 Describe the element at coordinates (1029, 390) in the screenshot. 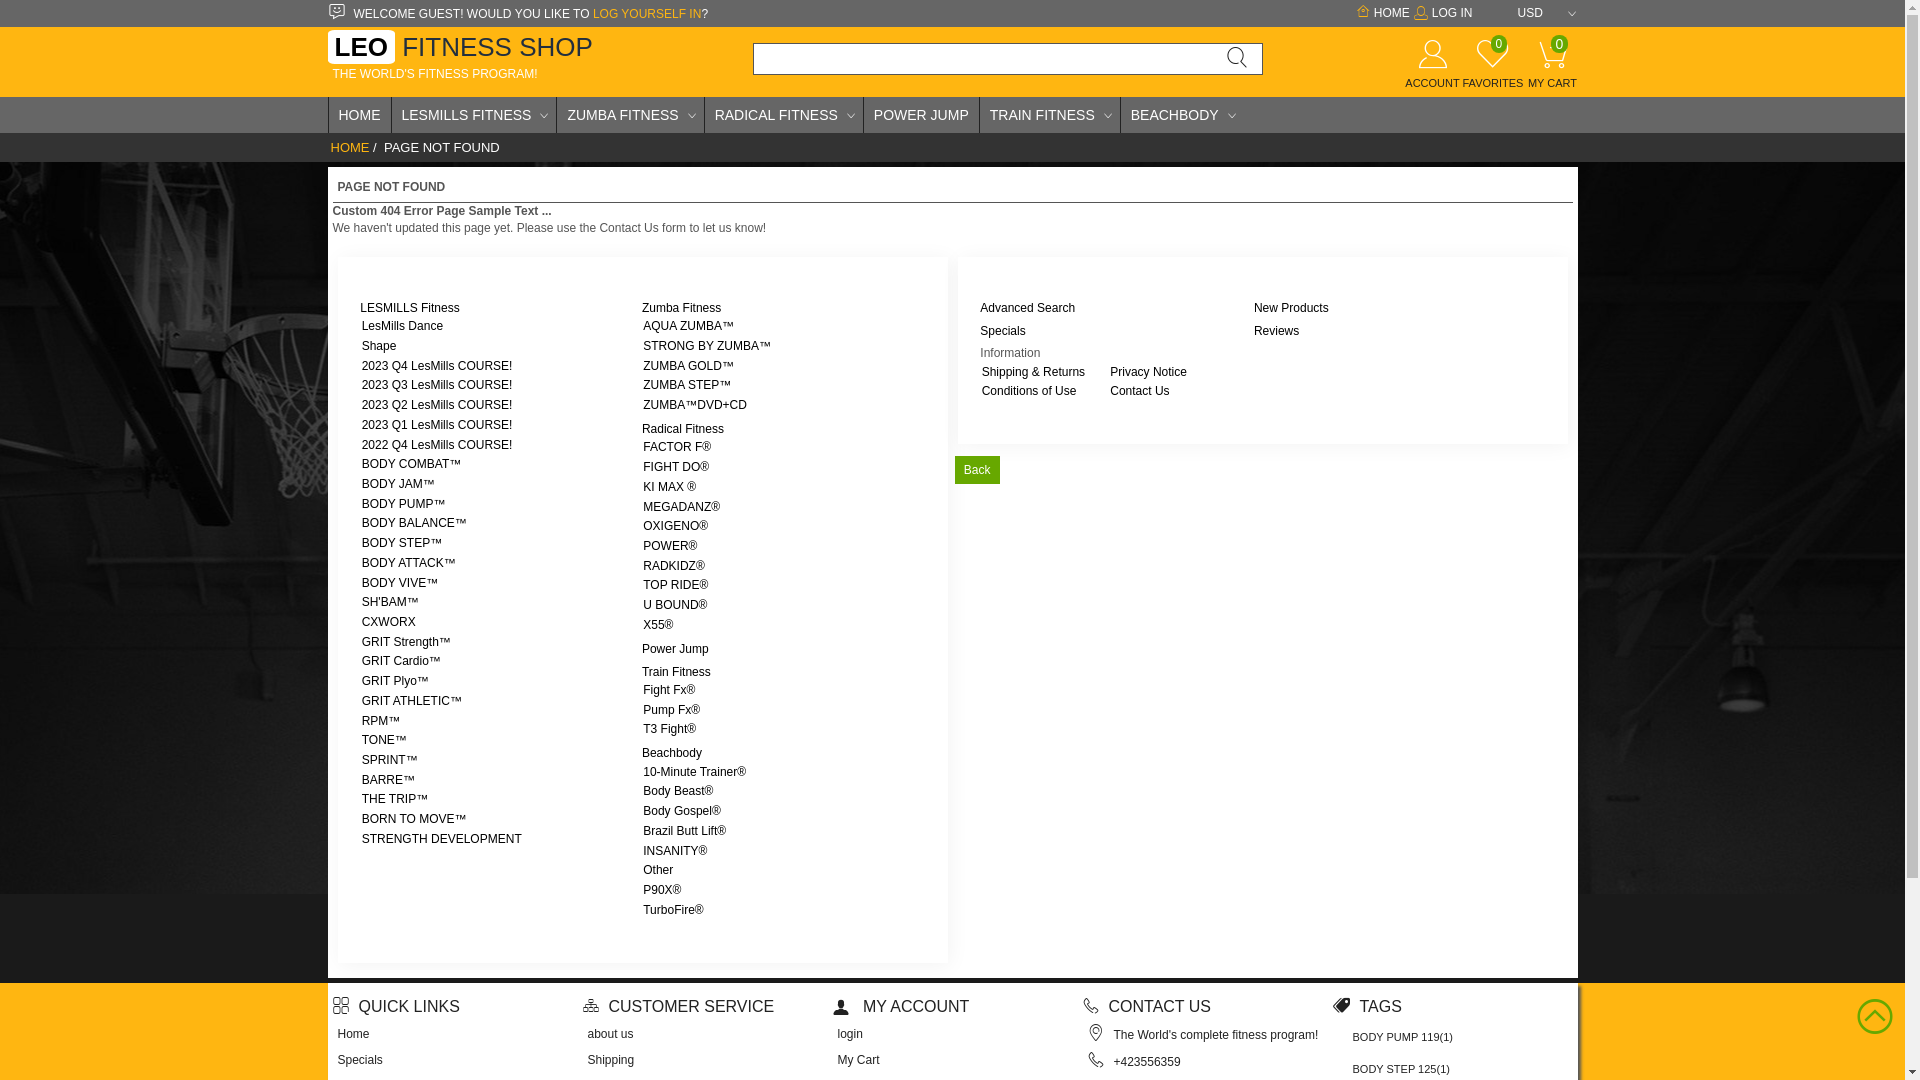

I see `'Conditions of Use'` at that location.